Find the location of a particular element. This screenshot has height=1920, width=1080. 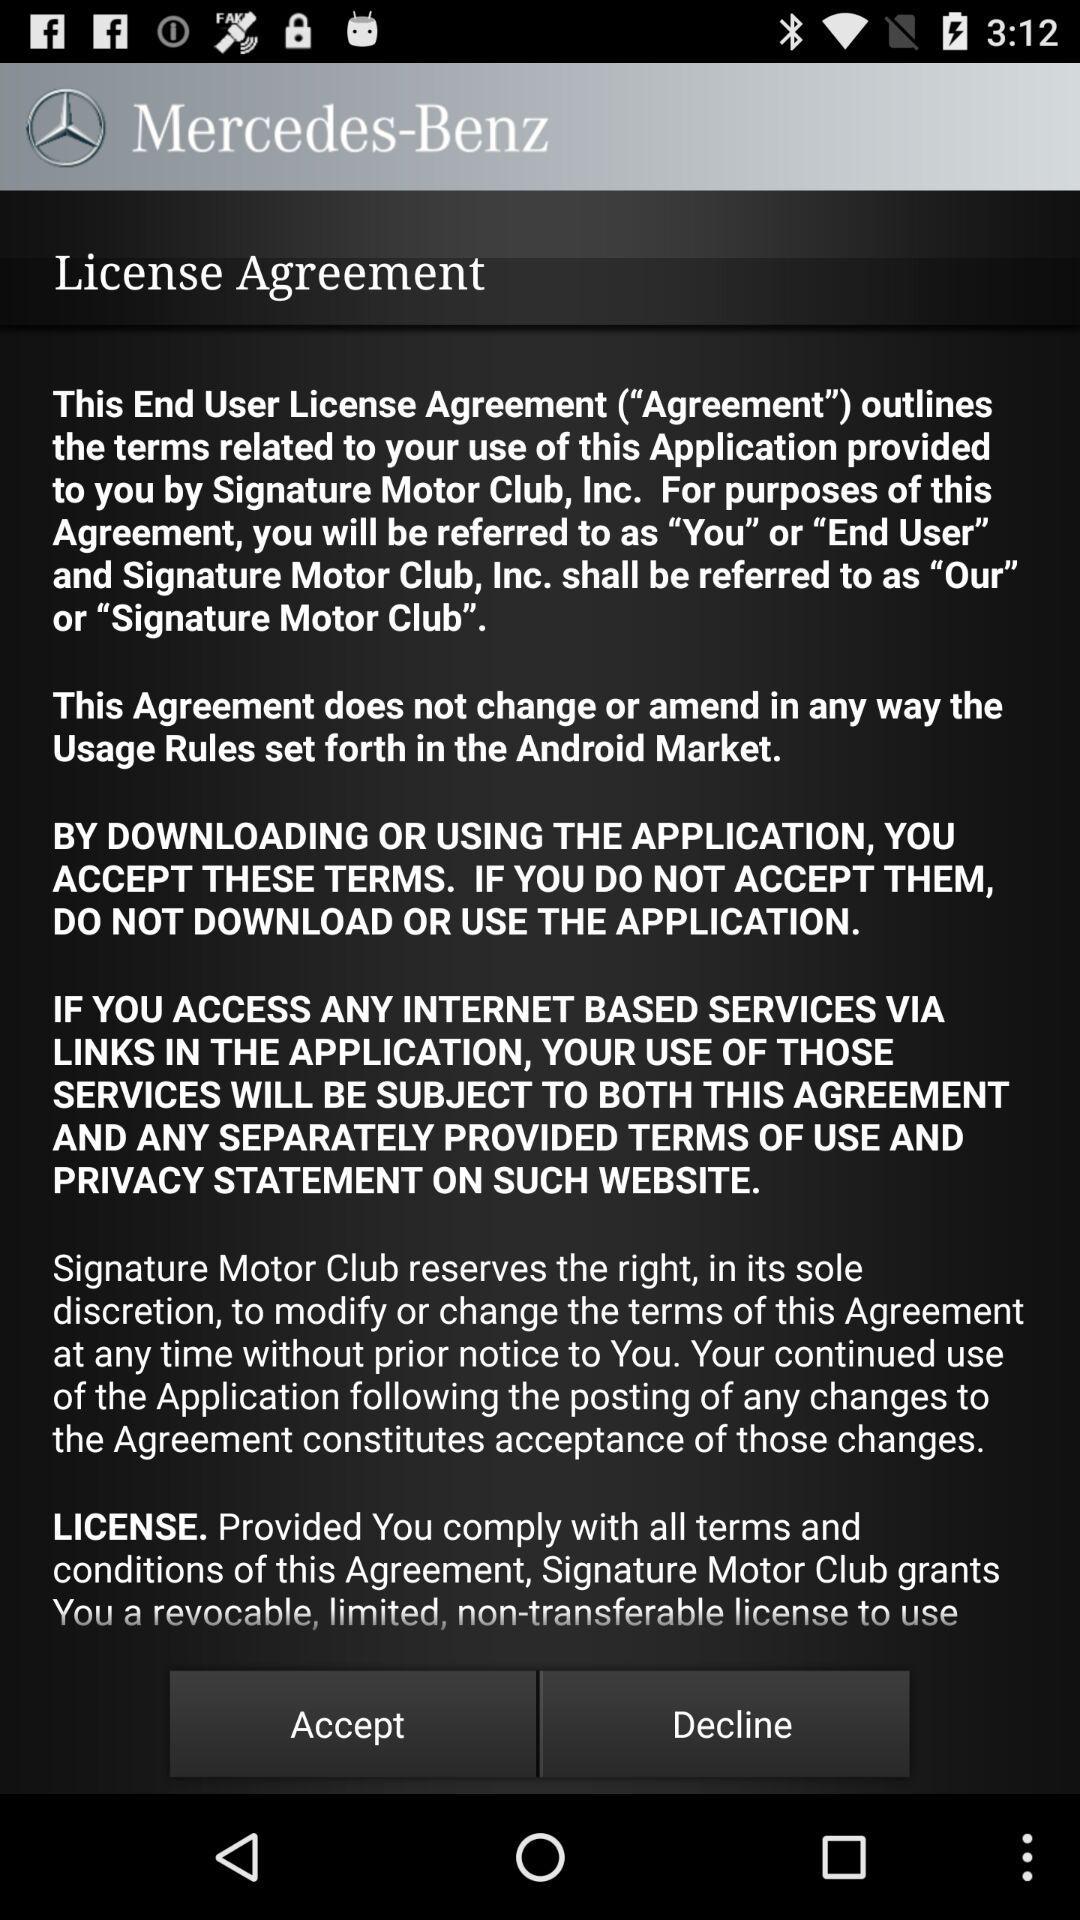

the decline is located at coordinates (732, 1722).